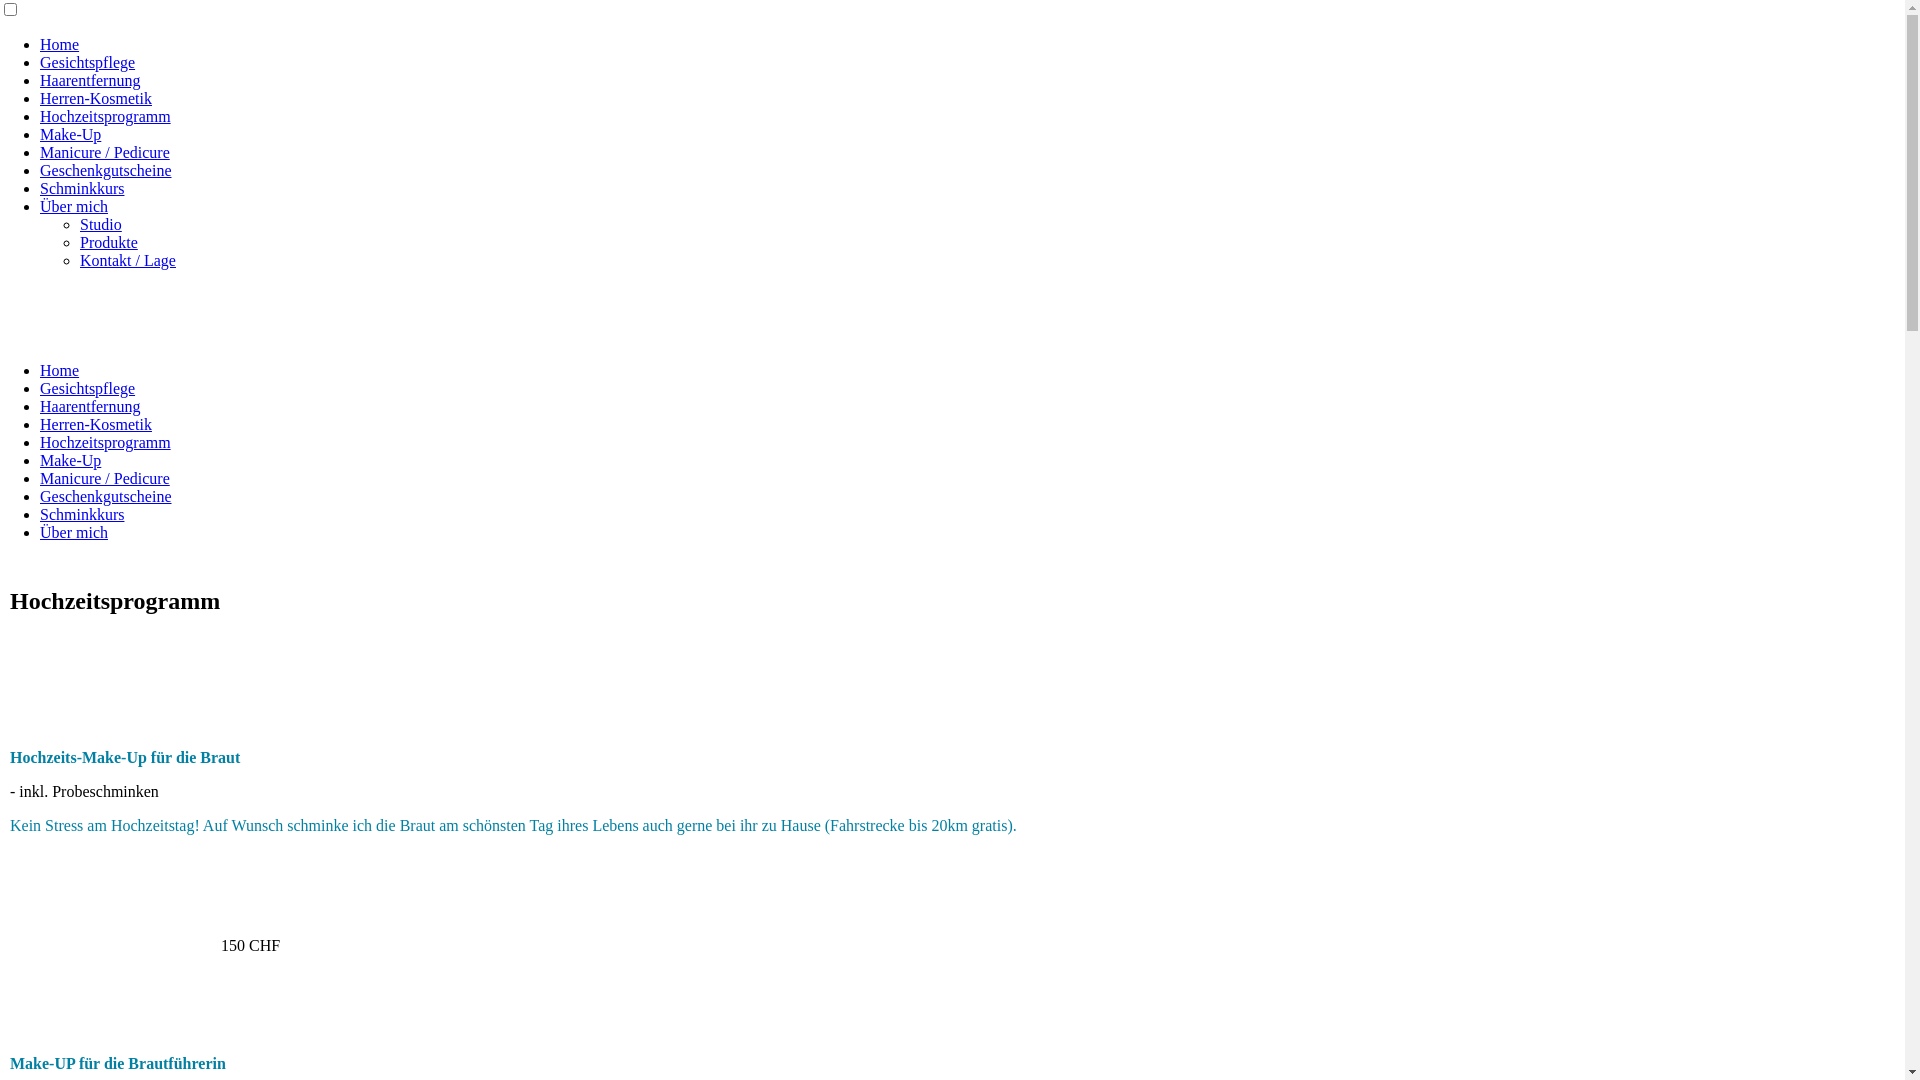 The height and width of the screenshot is (1080, 1920). I want to click on 'Manicure / Pedicure', so click(39, 151).